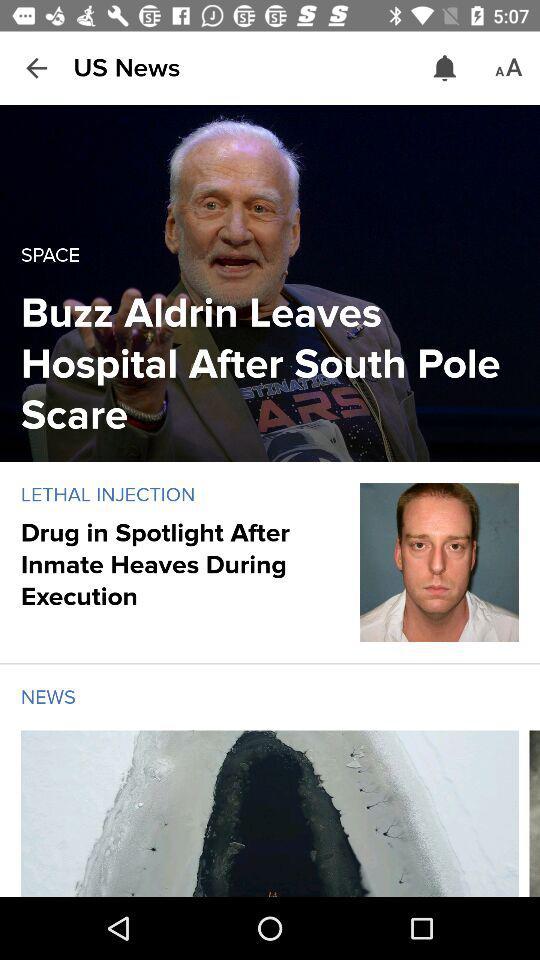  What do you see at coordinates (445, 68) in the screenshot?
I see `the item next to the us news item` at bounding box center [445, 68].